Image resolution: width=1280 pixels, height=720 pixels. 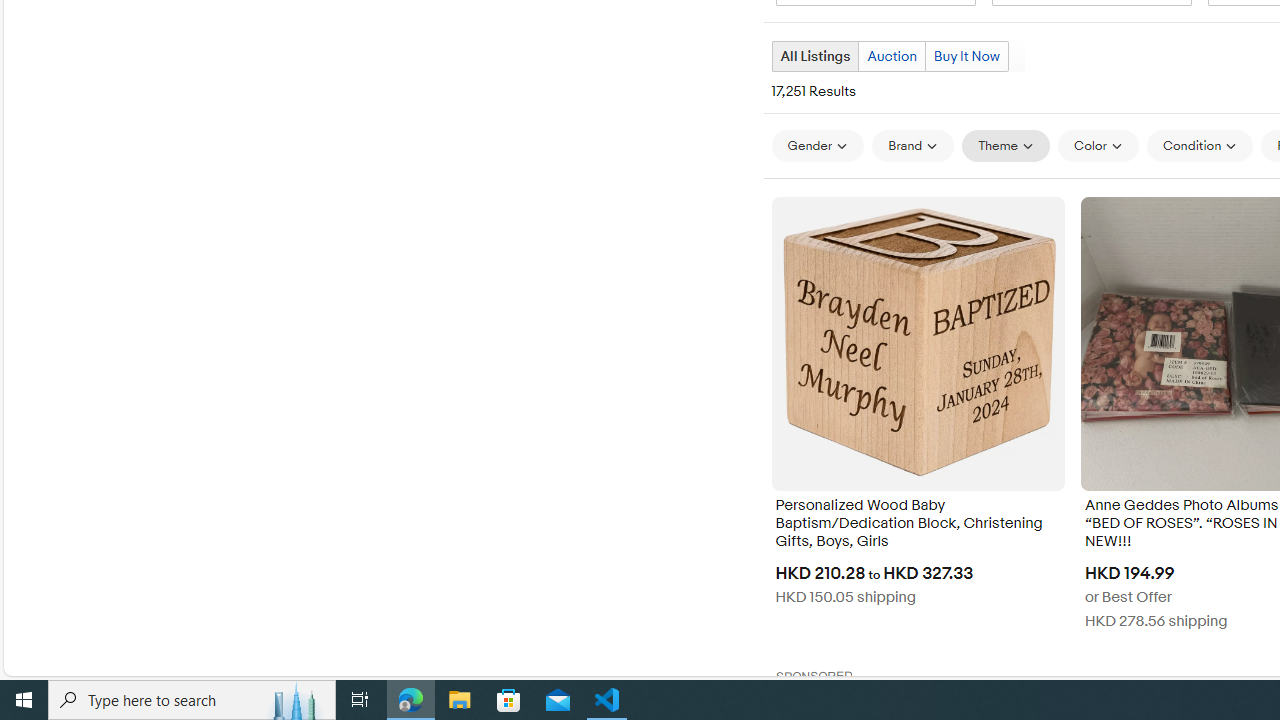 I want to click on 'Color', so click(x=1097, y=145).